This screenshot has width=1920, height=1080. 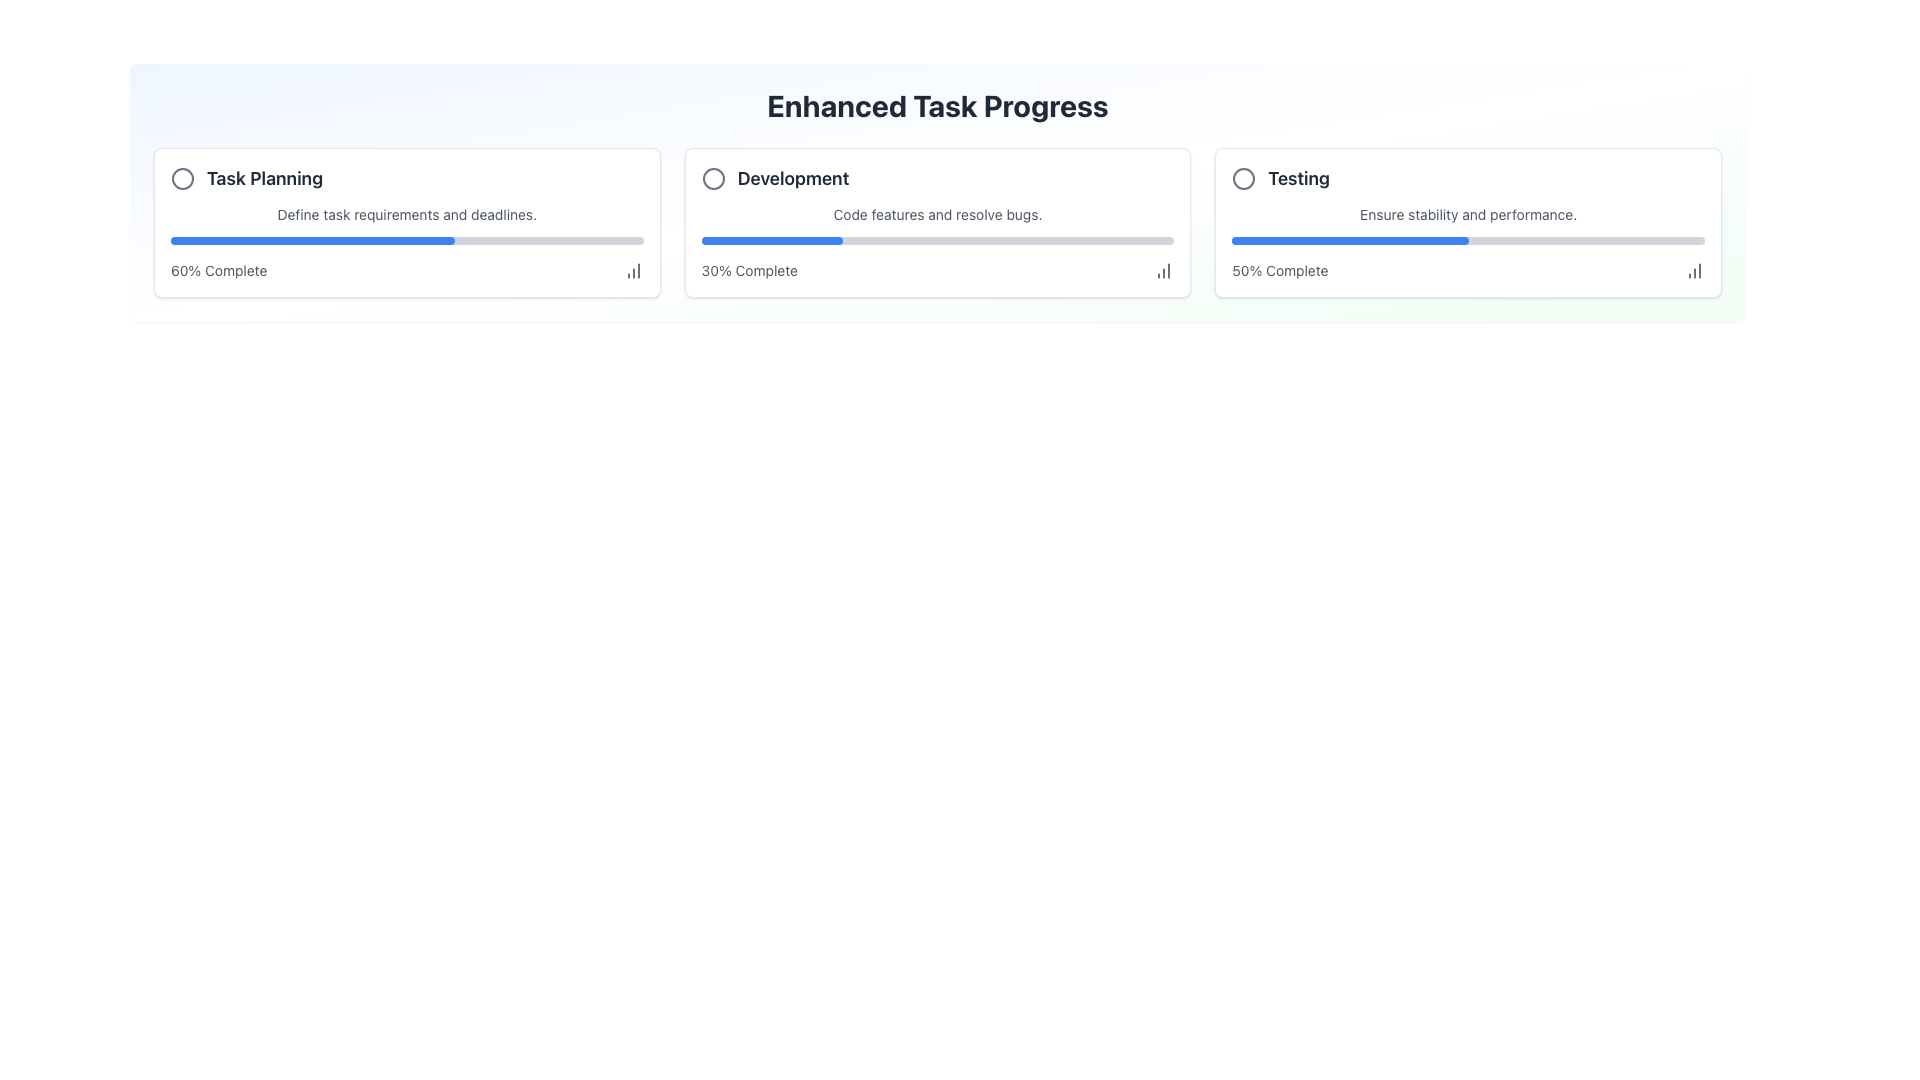 I want to click on the progress bar indicating 60% completion for the 'Task Planning' task, located between the texts 'Define task requirements and deadlines.' and '60% Complete', so click(x=406, y=239).